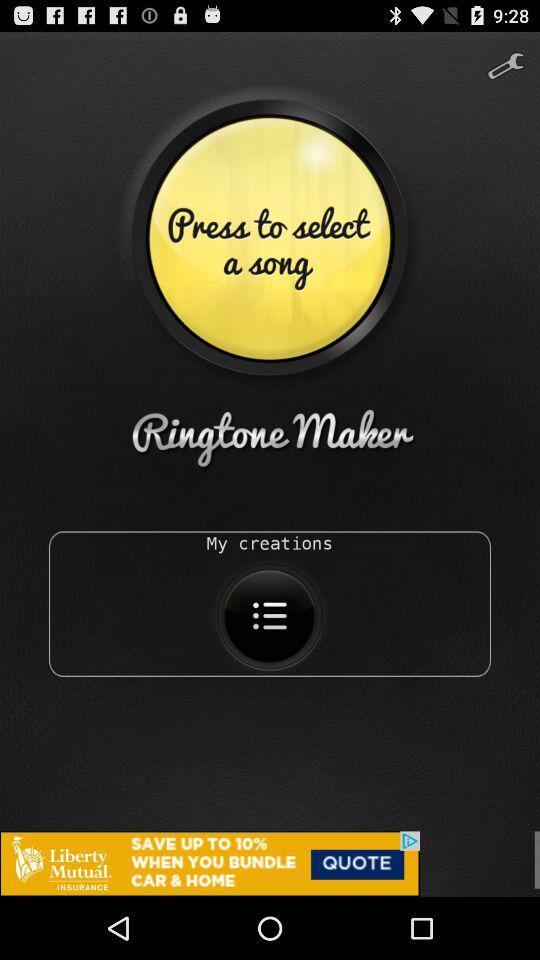 The width and height of the screenshot is (540, 960). Describe the element at coordinates (270, 863) in the screenshot. I see `advertisement for a quote` at that location.